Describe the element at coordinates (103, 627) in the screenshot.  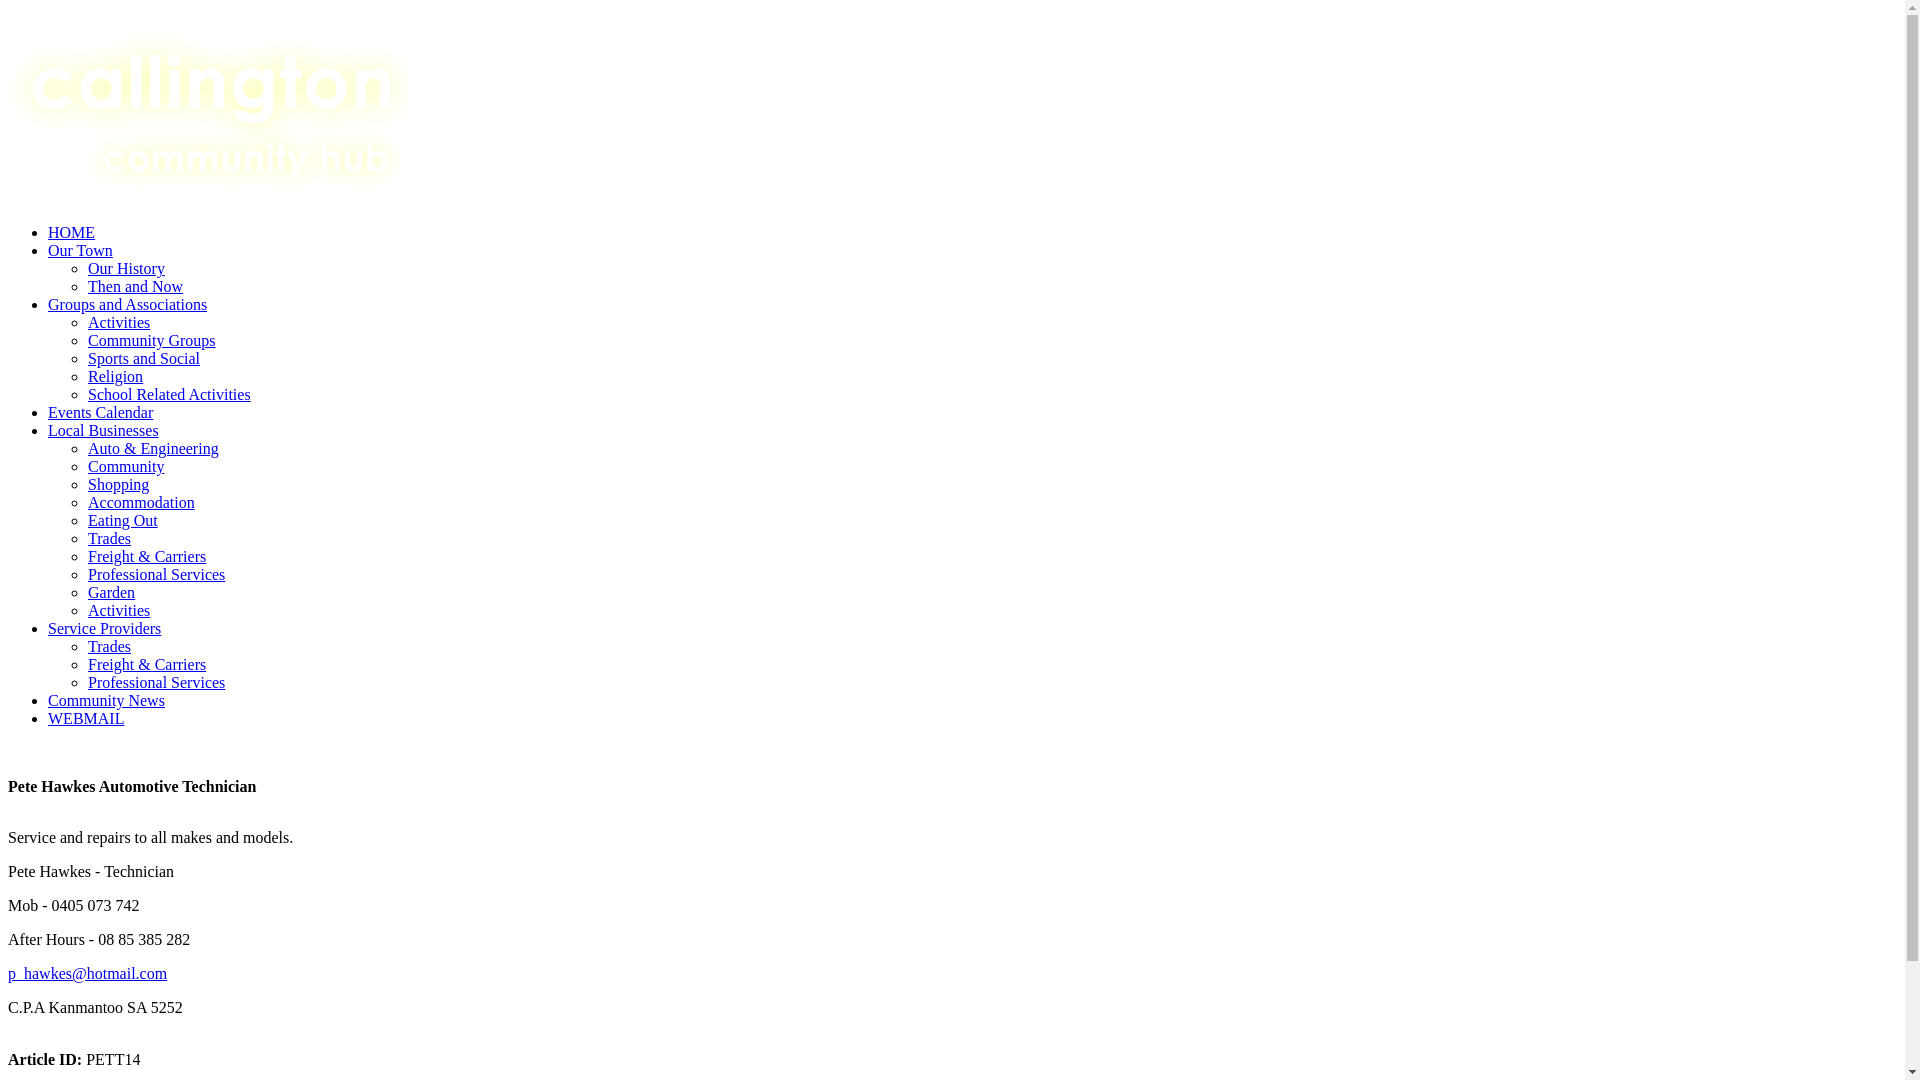
I see `'Service Providers'` at that location.